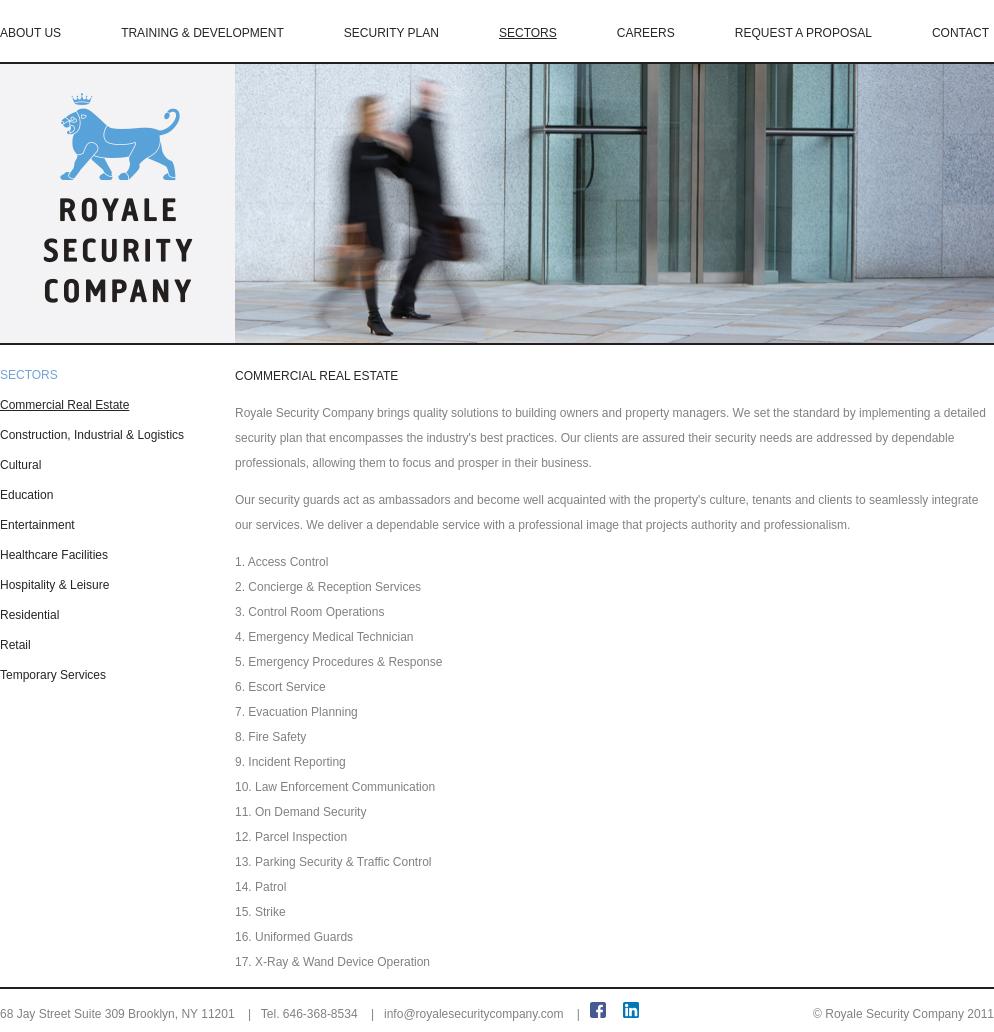  I want to click on 'CONTACT', so click(959, 33).